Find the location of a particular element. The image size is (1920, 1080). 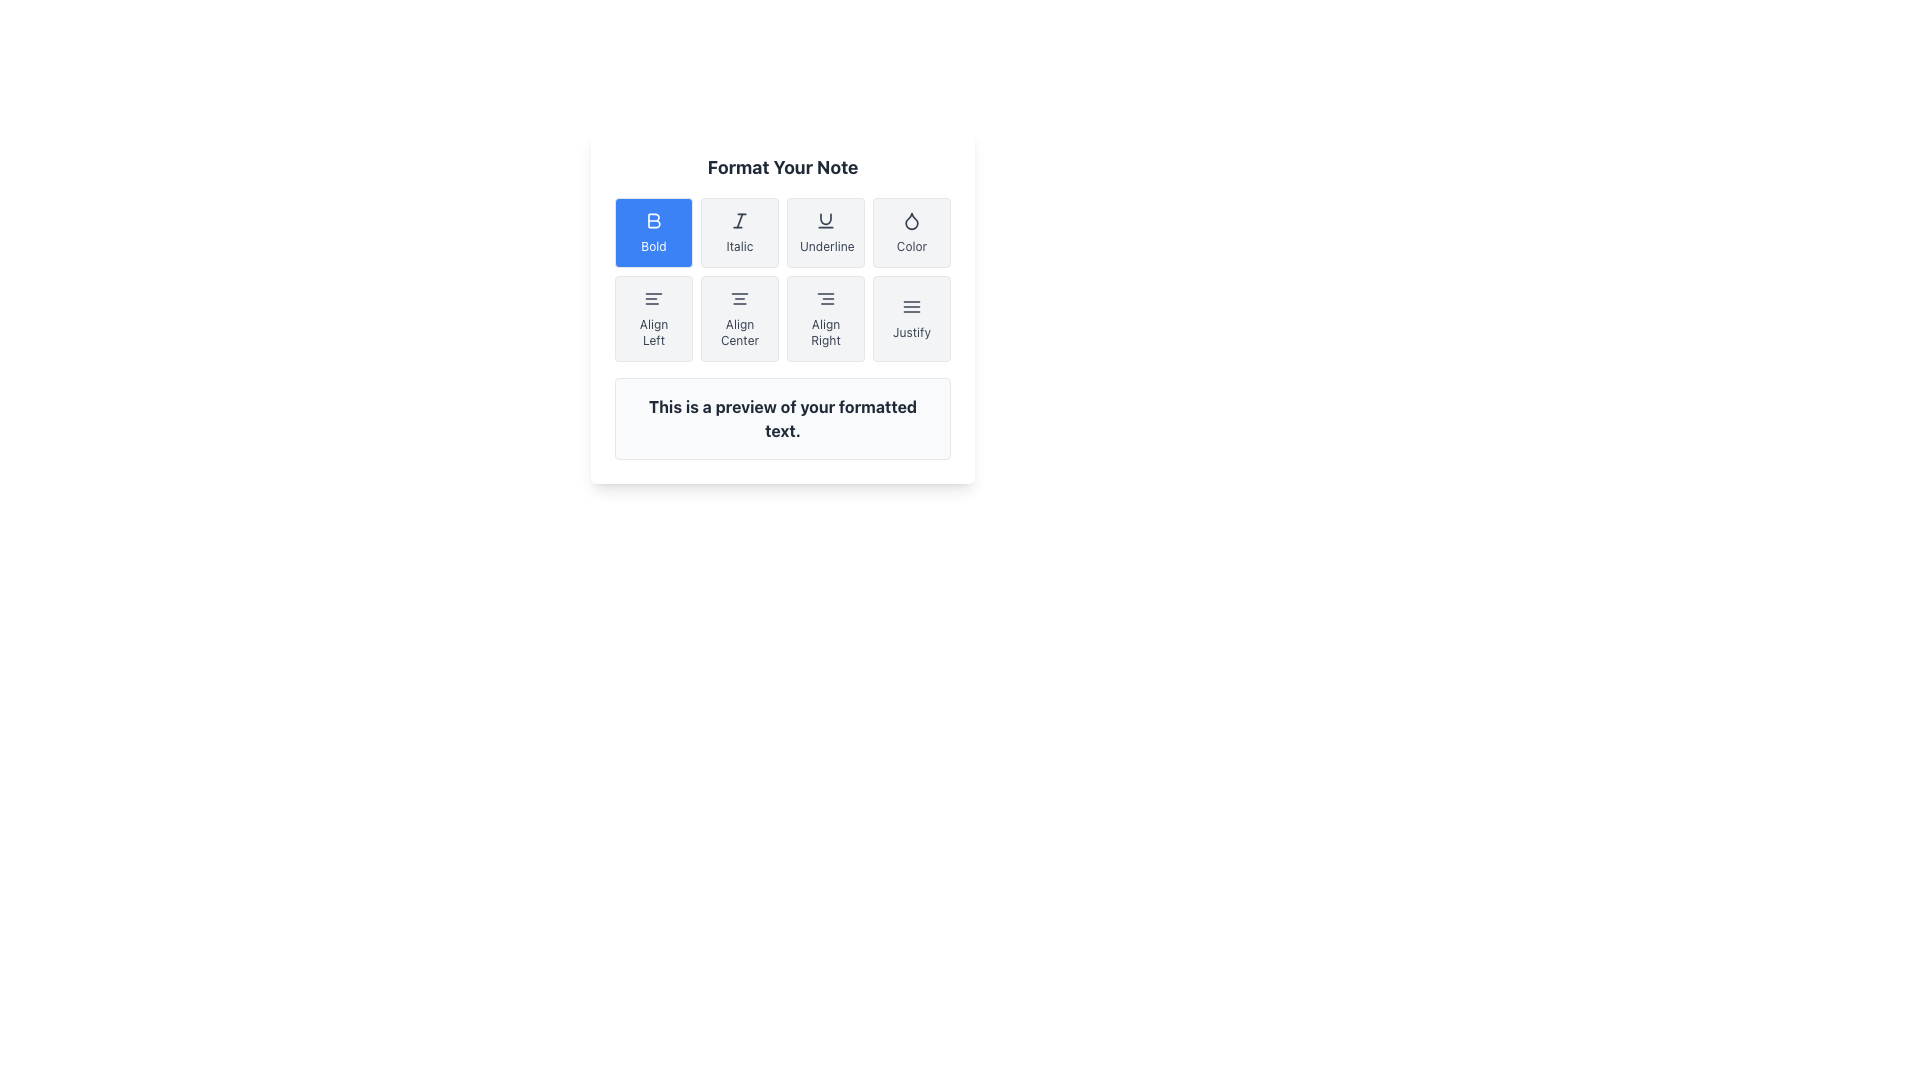

the bold formatting button located in the top-left slot of the formatting toolbar to apply or remove the bold styling from the selected text is located at coordinates (653, 231).